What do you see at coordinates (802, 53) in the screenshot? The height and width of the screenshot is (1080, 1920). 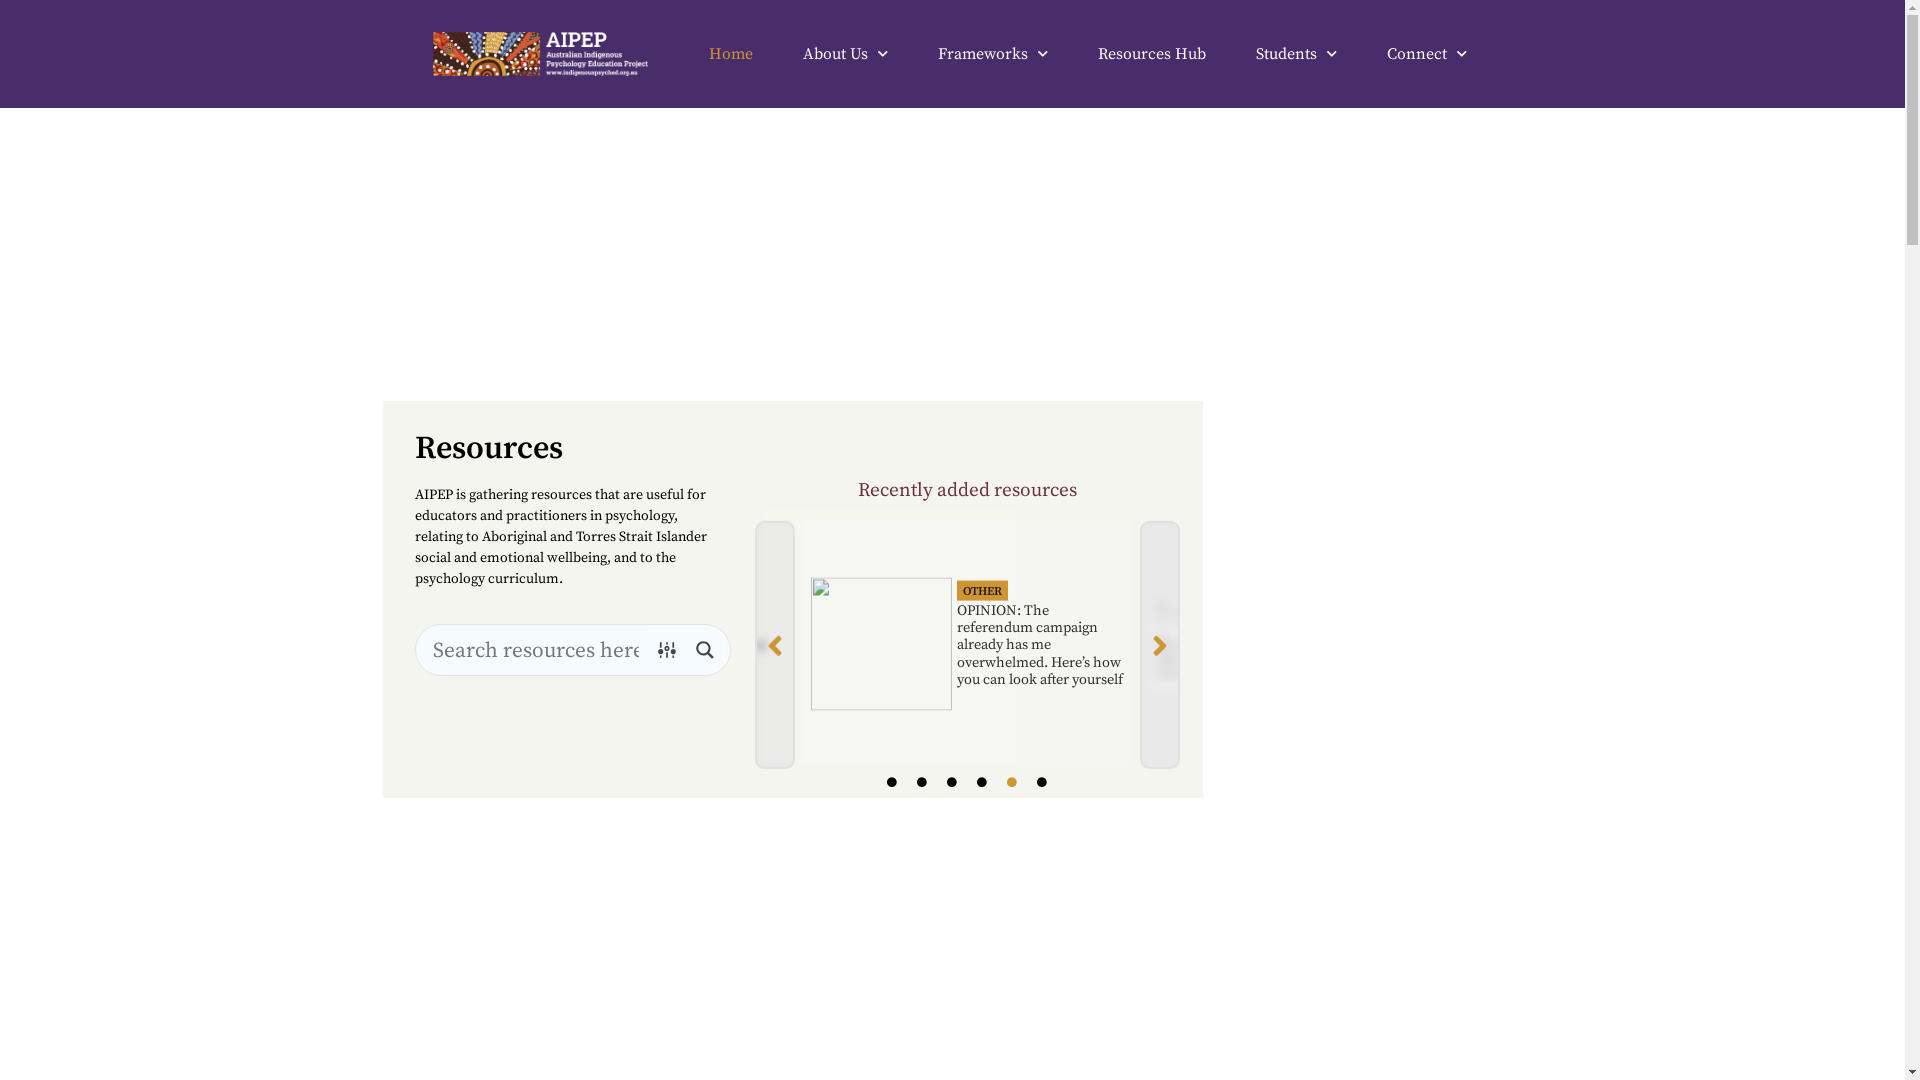 I see `'About Us'` at bounding box center [802, 53].